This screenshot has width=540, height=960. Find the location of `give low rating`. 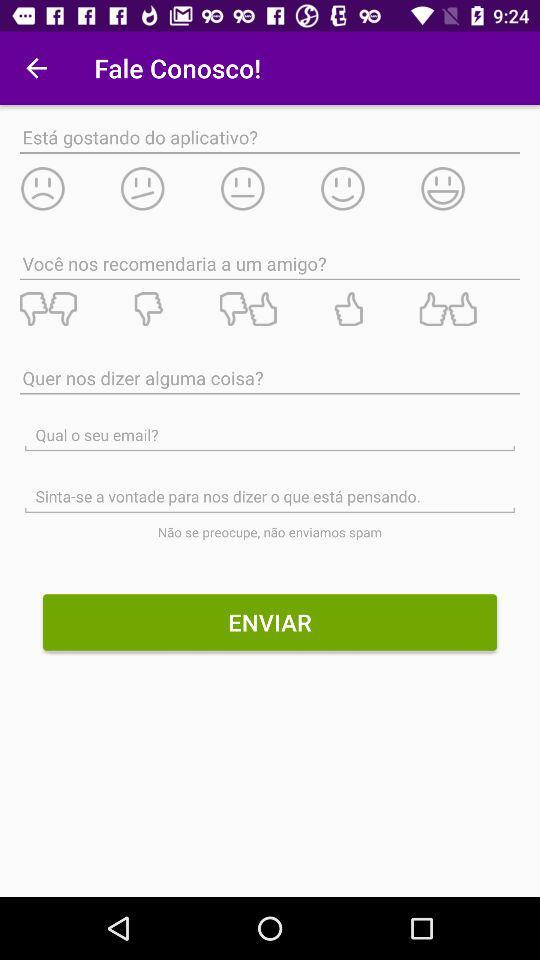

give low rating is located at coordinates (68, 188).